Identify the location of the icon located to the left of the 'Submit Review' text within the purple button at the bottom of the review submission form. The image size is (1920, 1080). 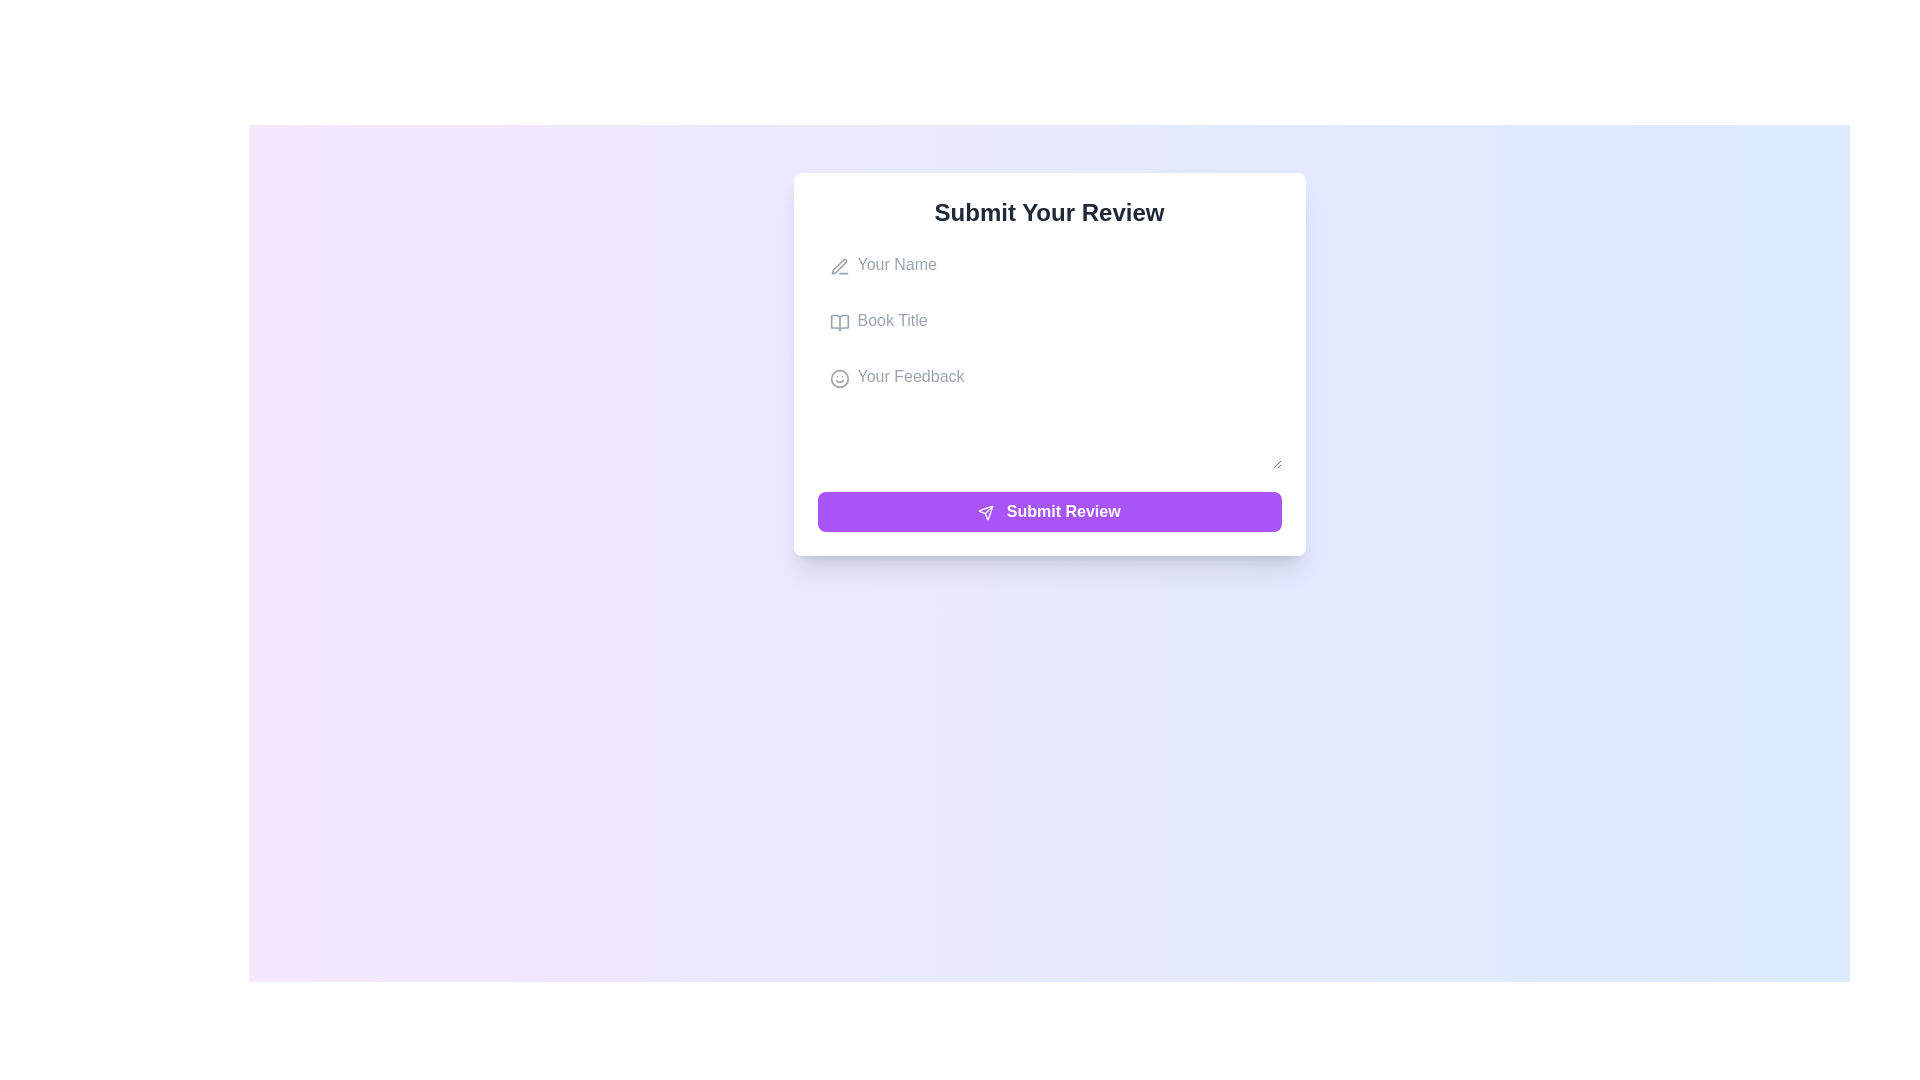
(986, 511).